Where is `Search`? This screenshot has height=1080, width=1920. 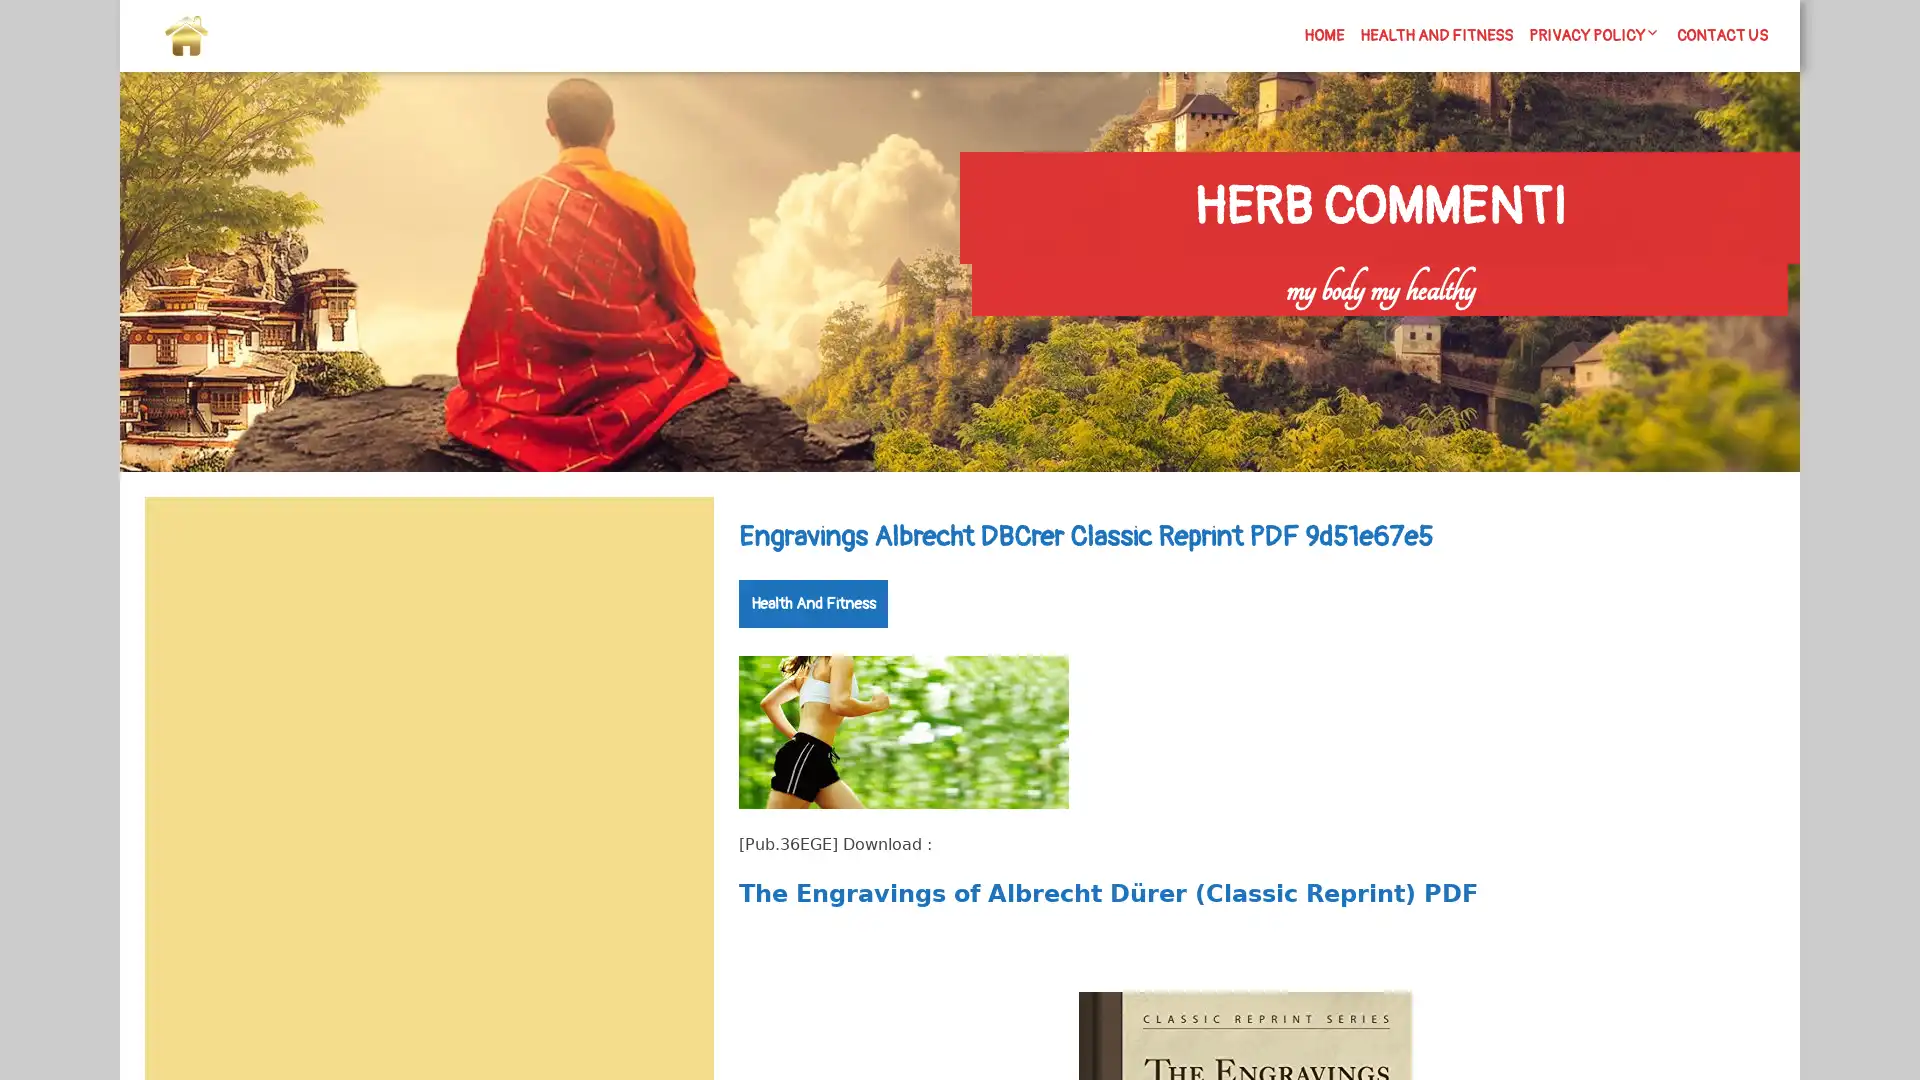
Search is located at coordinates (1557, 327).